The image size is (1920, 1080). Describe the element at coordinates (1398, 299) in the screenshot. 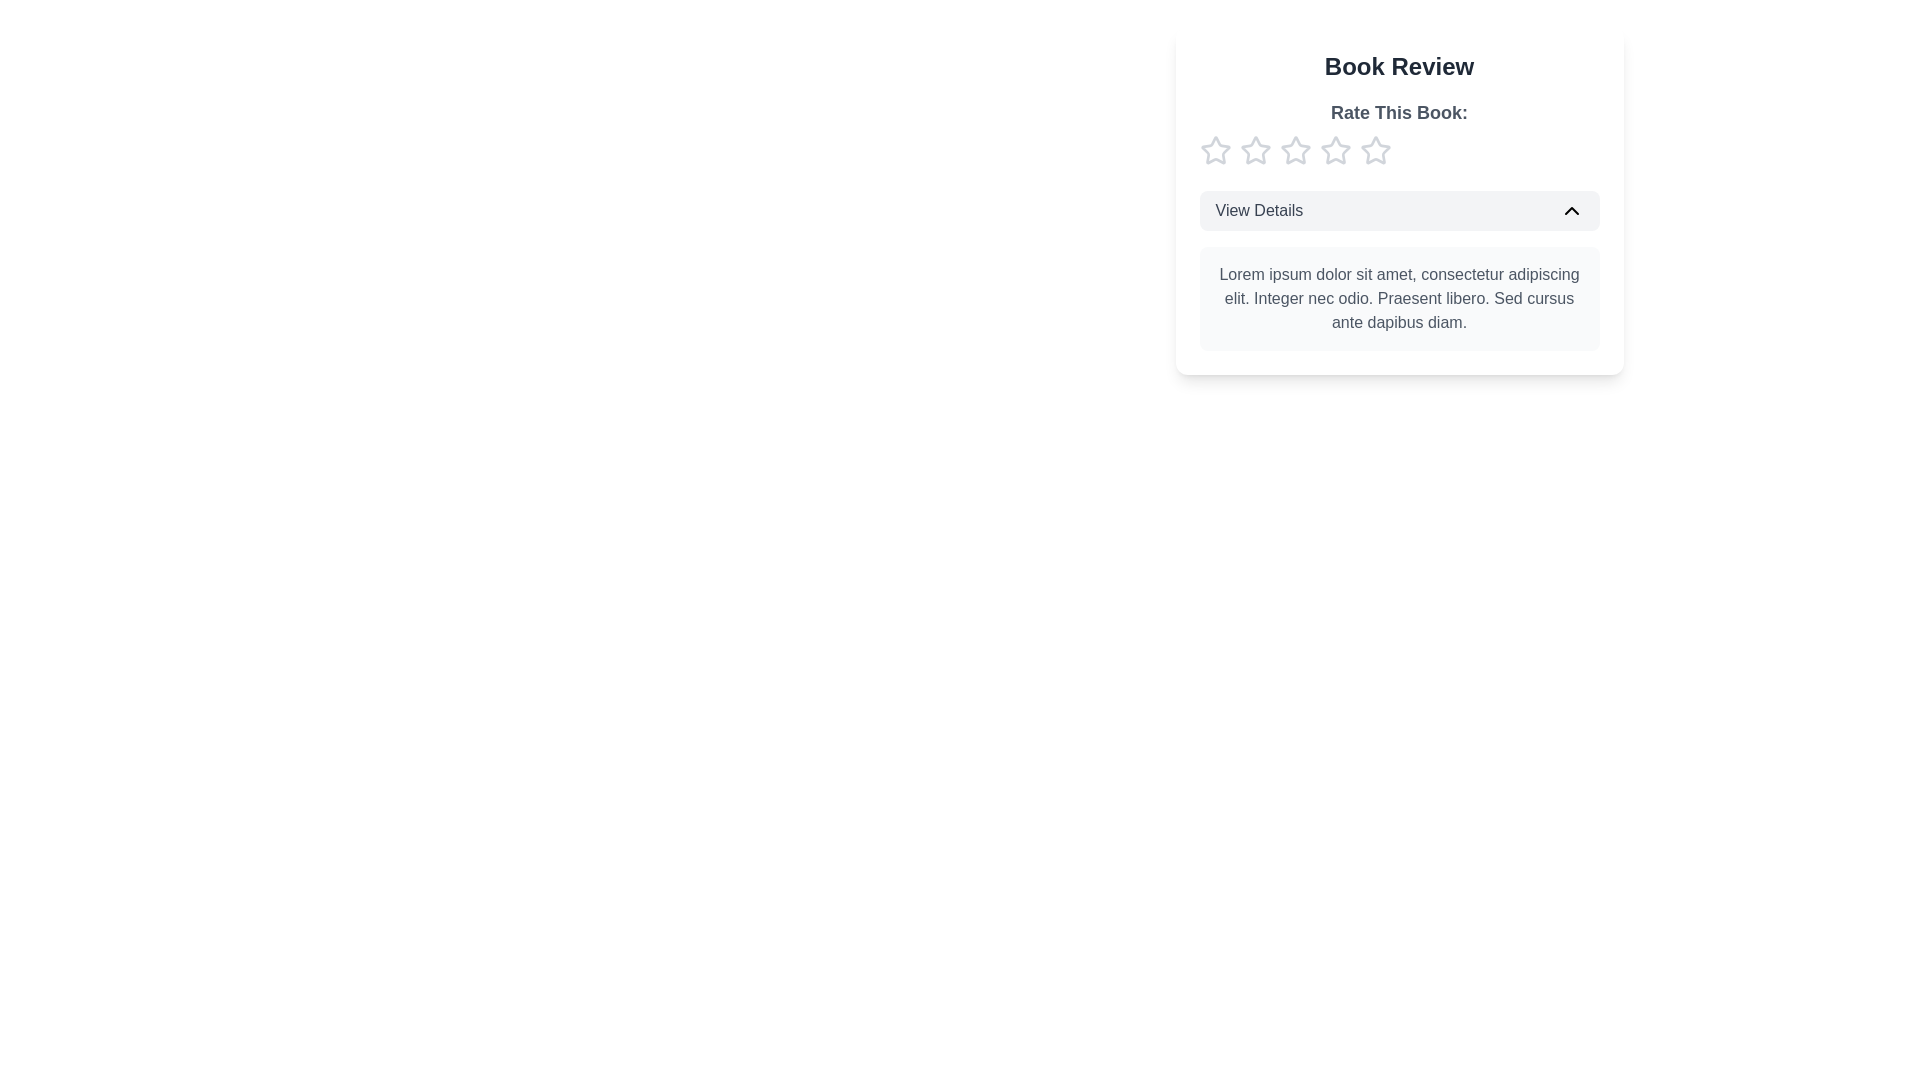

I see `the text block displaying lorem ipsum filler text, which is styled with a gray font color on a light gray background and is located beneath the 'View Details' button in the 'Book Review' section` at that location.